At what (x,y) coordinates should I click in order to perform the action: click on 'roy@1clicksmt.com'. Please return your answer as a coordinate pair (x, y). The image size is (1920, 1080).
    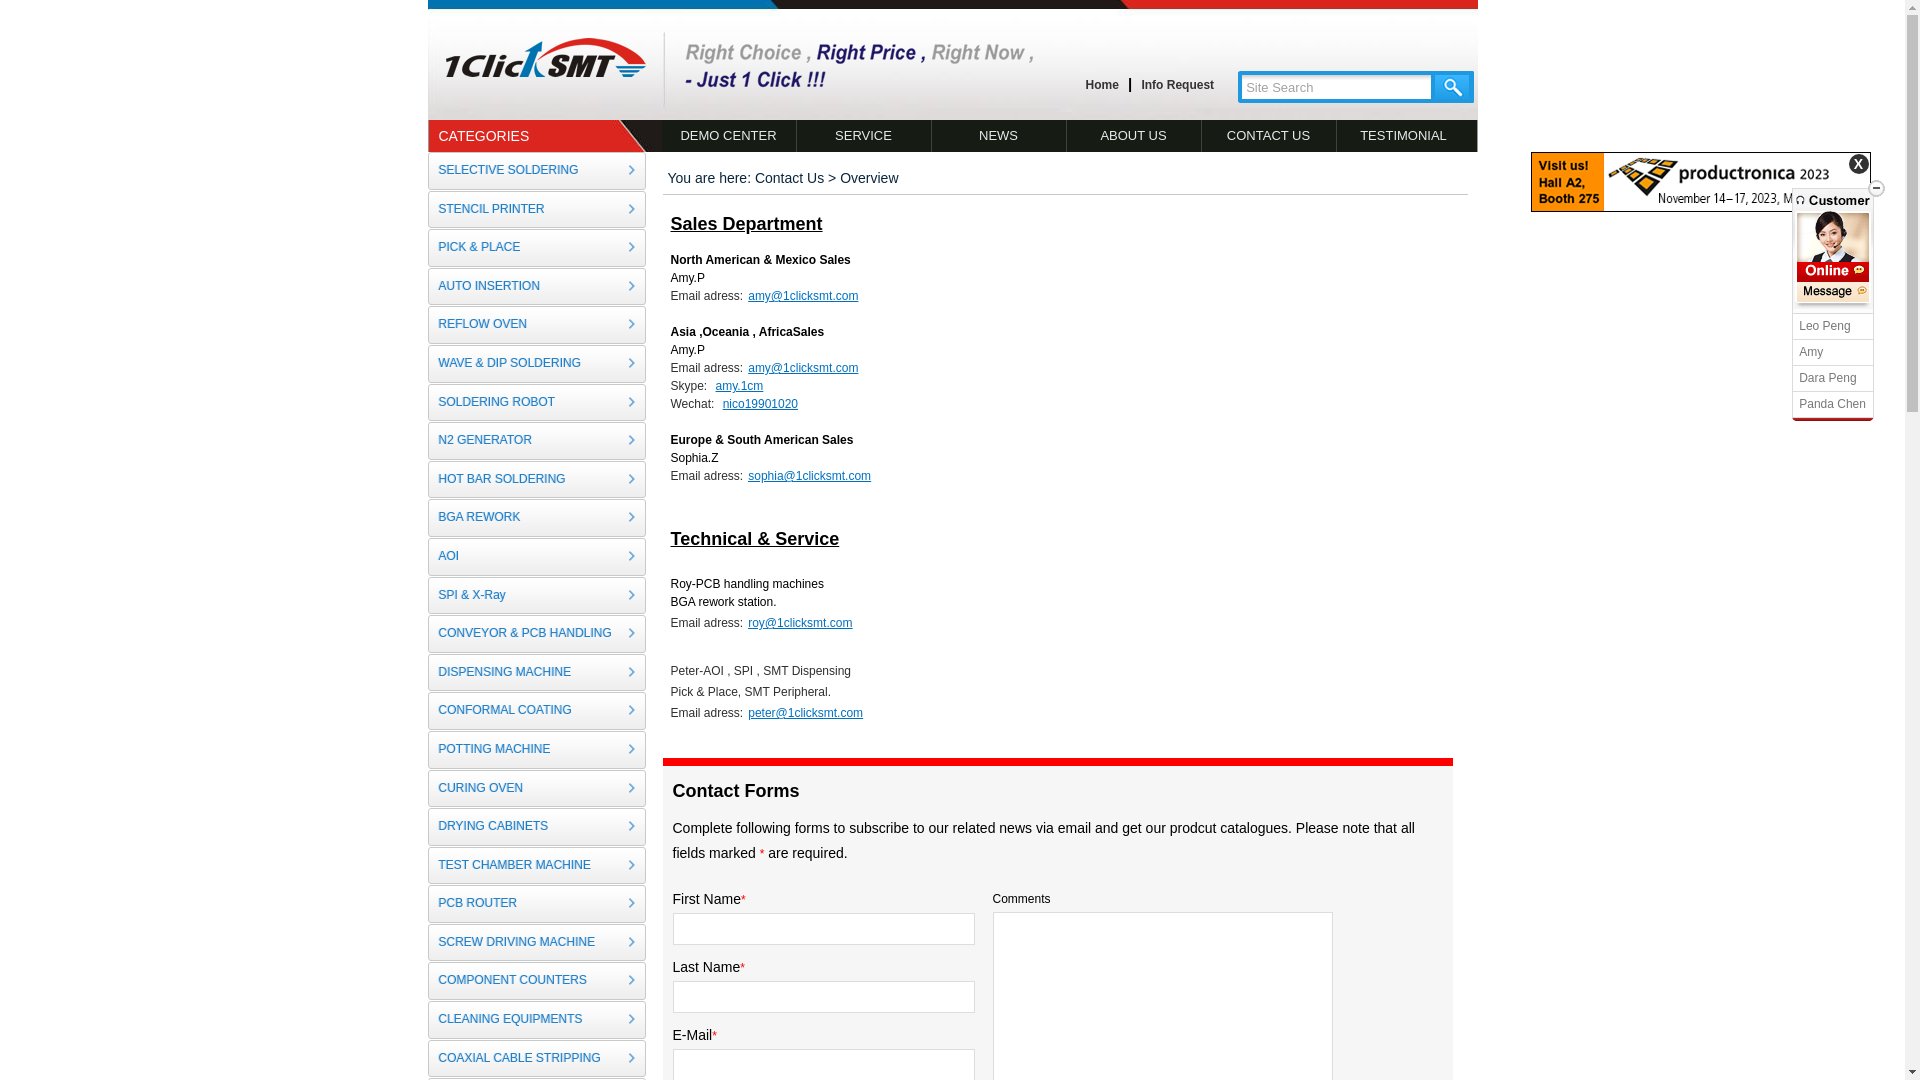
    Looking at the image, I should click on (796, 622).